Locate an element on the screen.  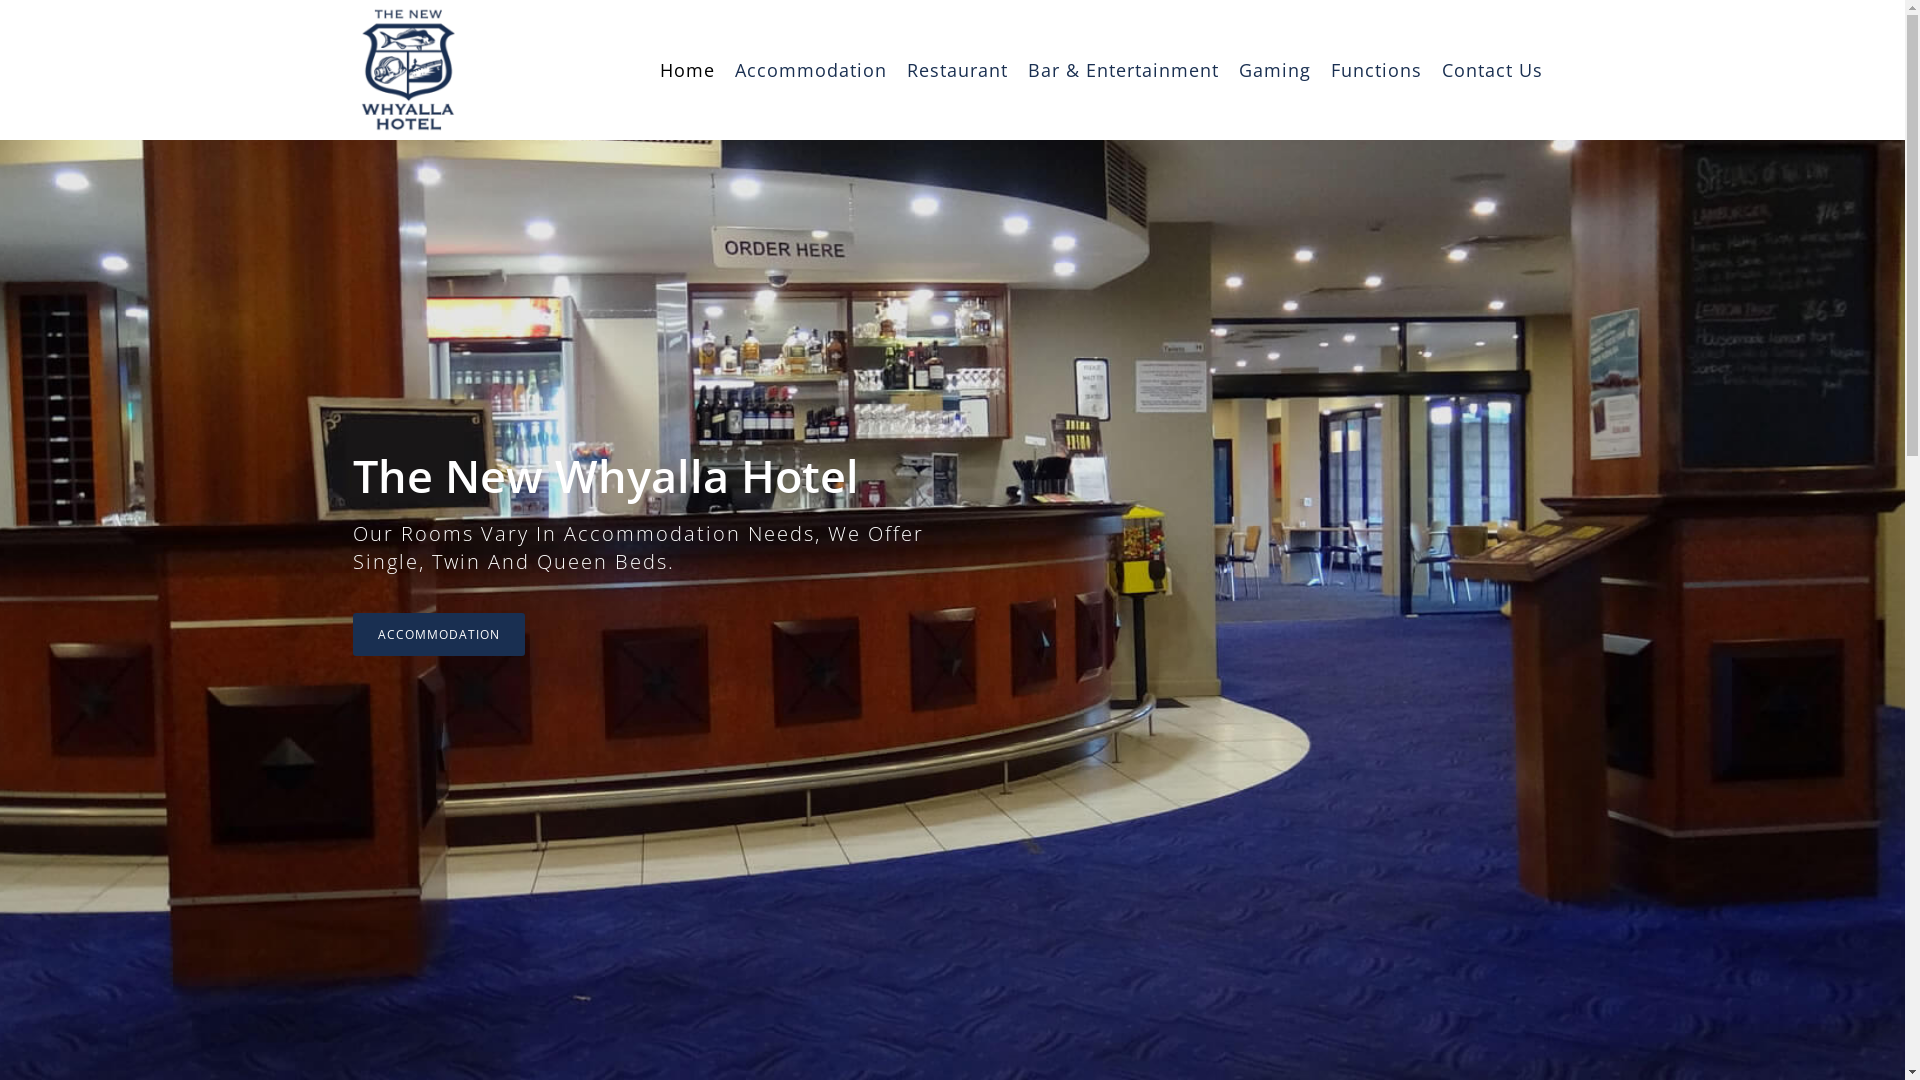
'Restaurant' is located at coordinates (955, 68).